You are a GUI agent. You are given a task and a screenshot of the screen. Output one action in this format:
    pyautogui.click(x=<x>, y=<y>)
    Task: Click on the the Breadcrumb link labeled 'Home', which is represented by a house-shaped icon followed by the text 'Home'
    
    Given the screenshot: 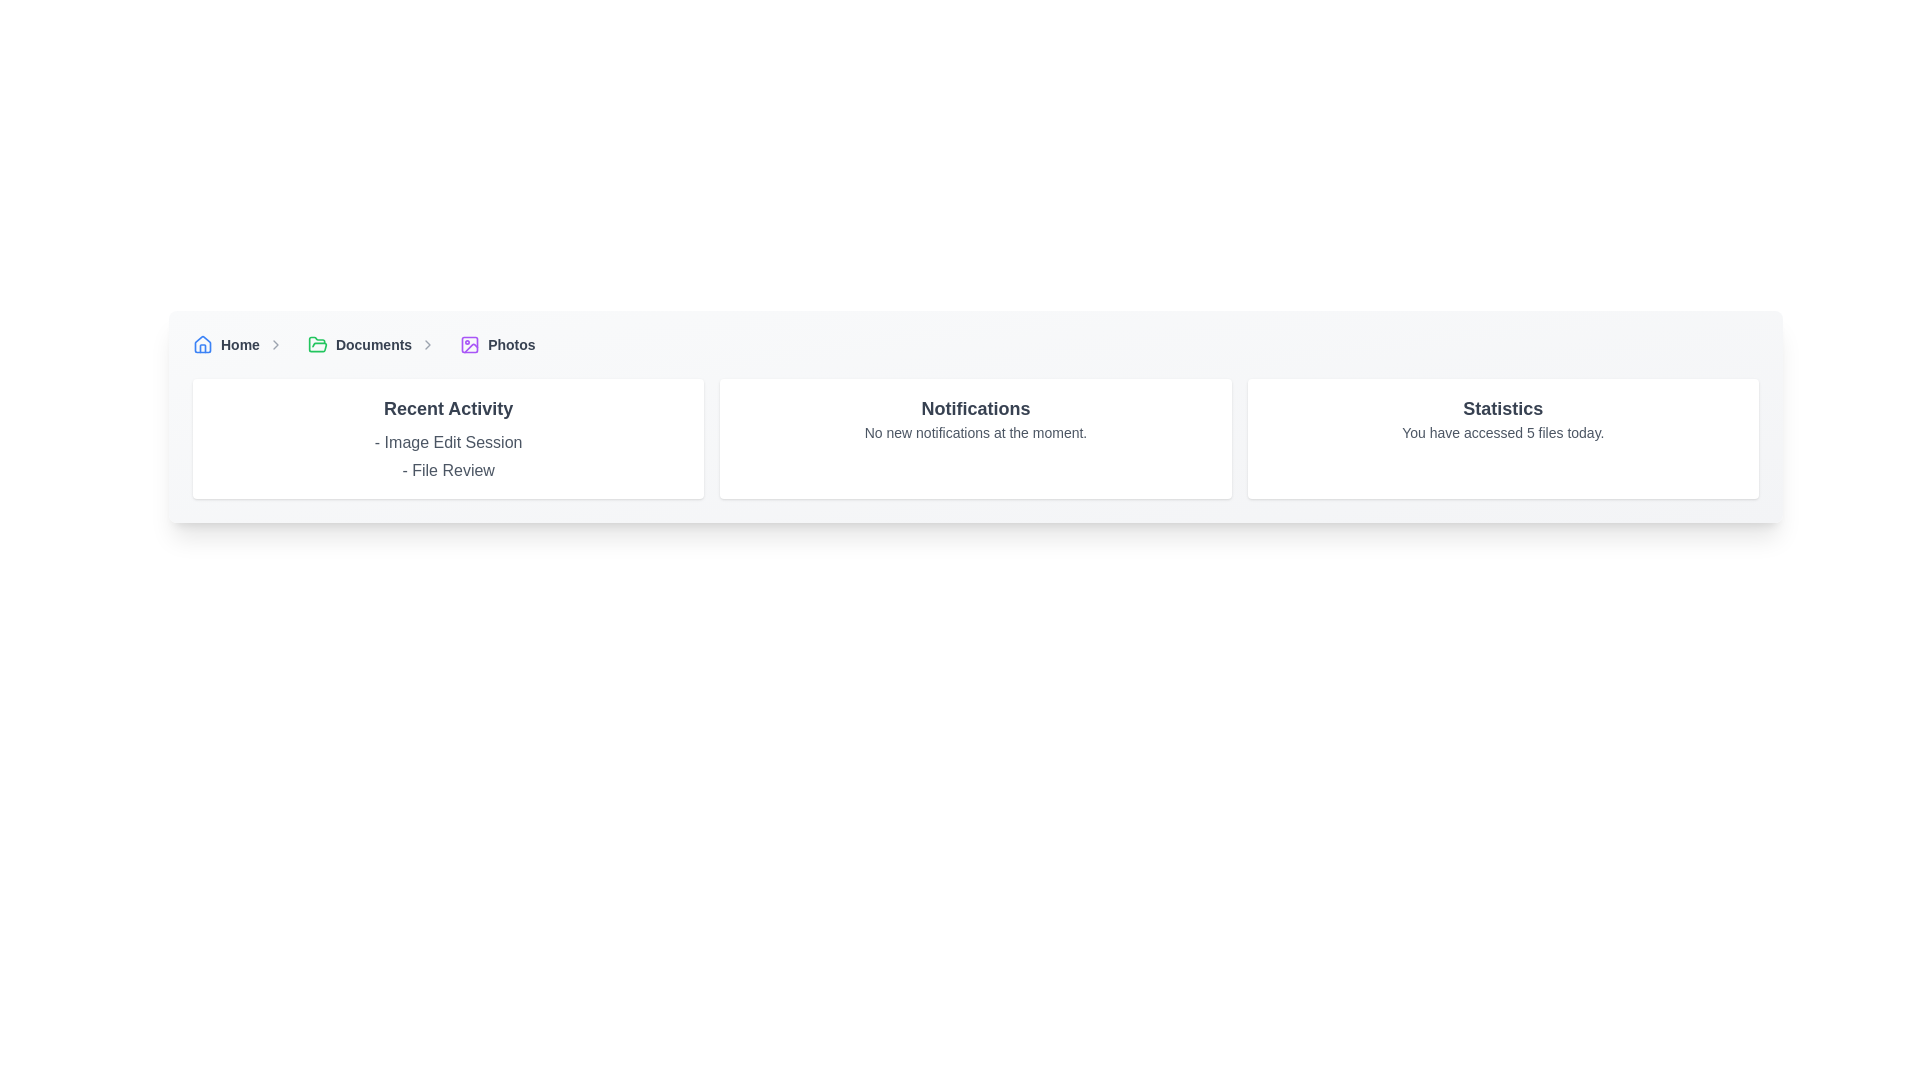 What is the action you would take?
    pyautogui.click(x=226, y=343)
    